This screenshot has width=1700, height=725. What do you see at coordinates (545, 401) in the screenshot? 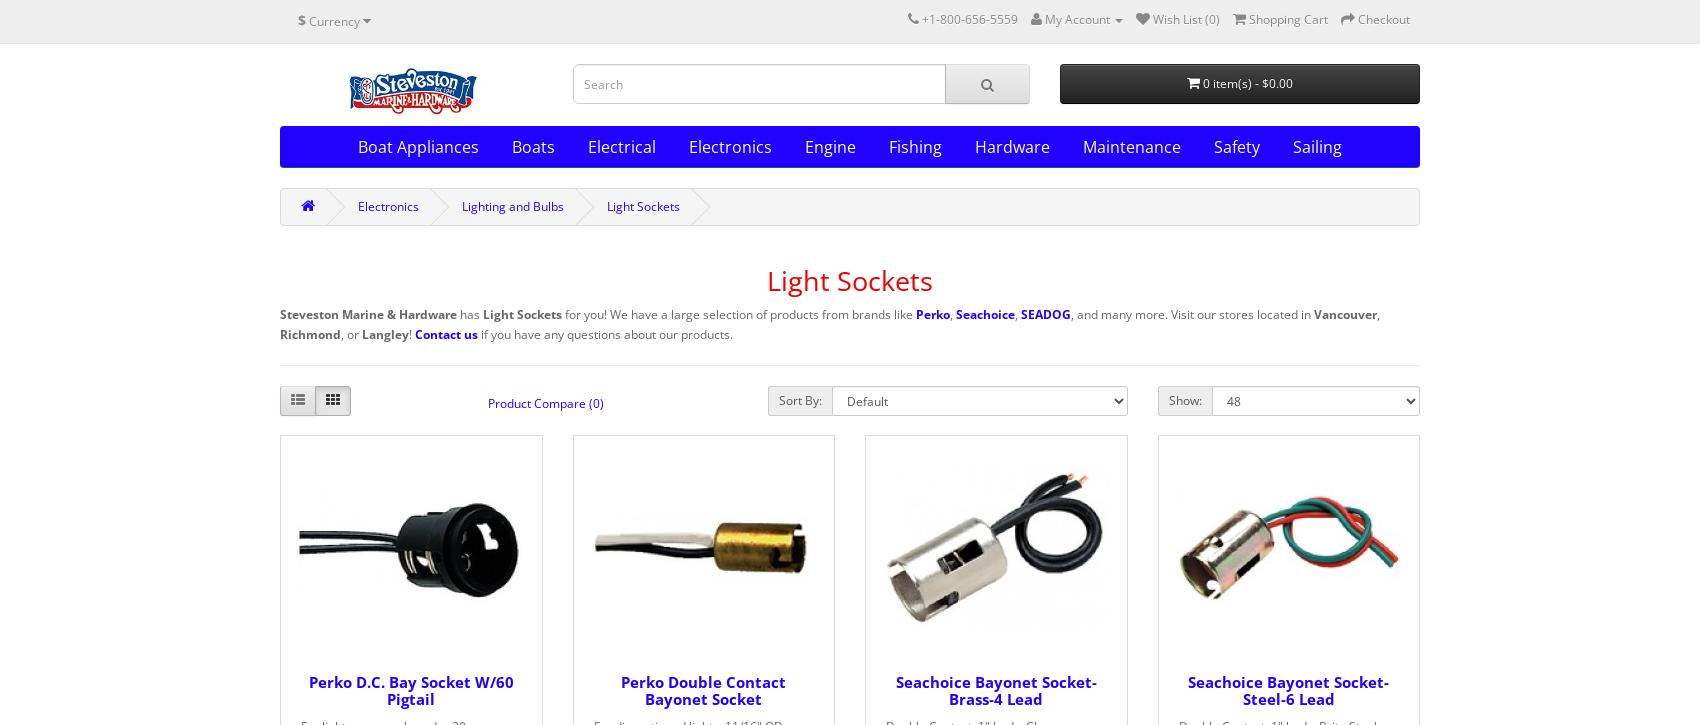
I see `'Product Compare (0)'` at bounding box center [545, 401].